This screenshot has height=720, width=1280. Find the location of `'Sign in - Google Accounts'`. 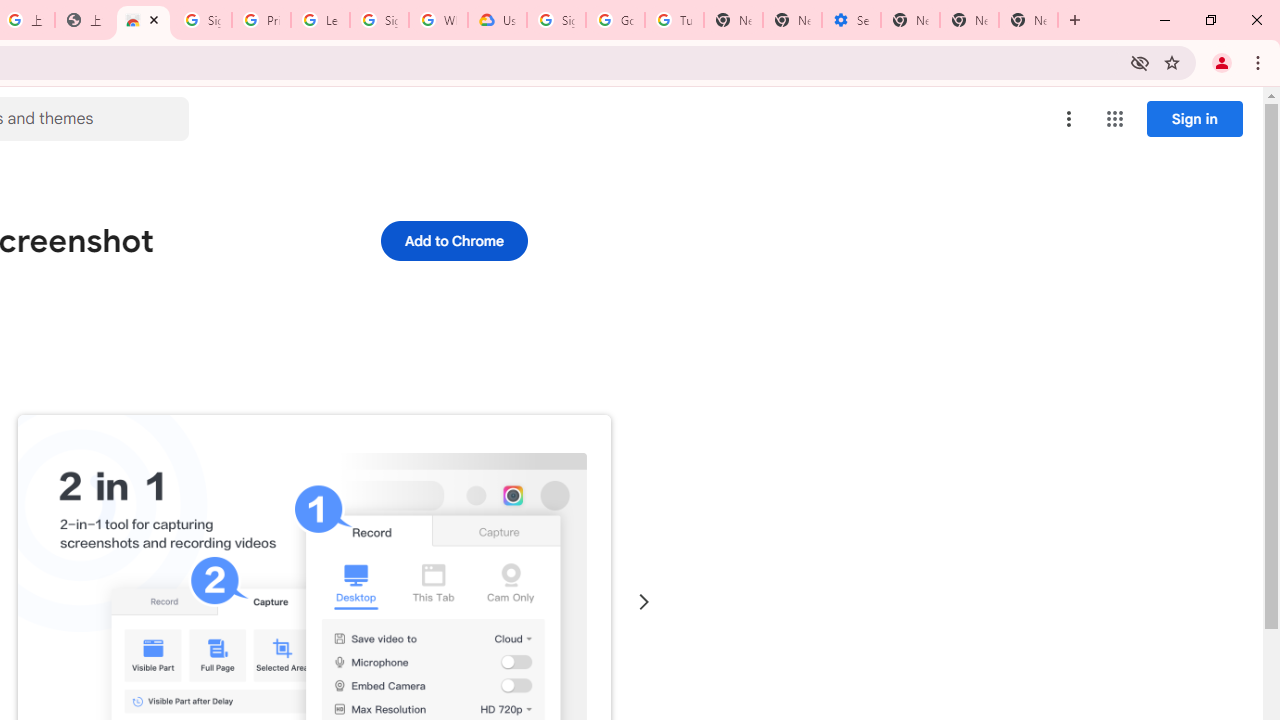

'Sign in - Google Accounts' is located at coordinates (202, 20).